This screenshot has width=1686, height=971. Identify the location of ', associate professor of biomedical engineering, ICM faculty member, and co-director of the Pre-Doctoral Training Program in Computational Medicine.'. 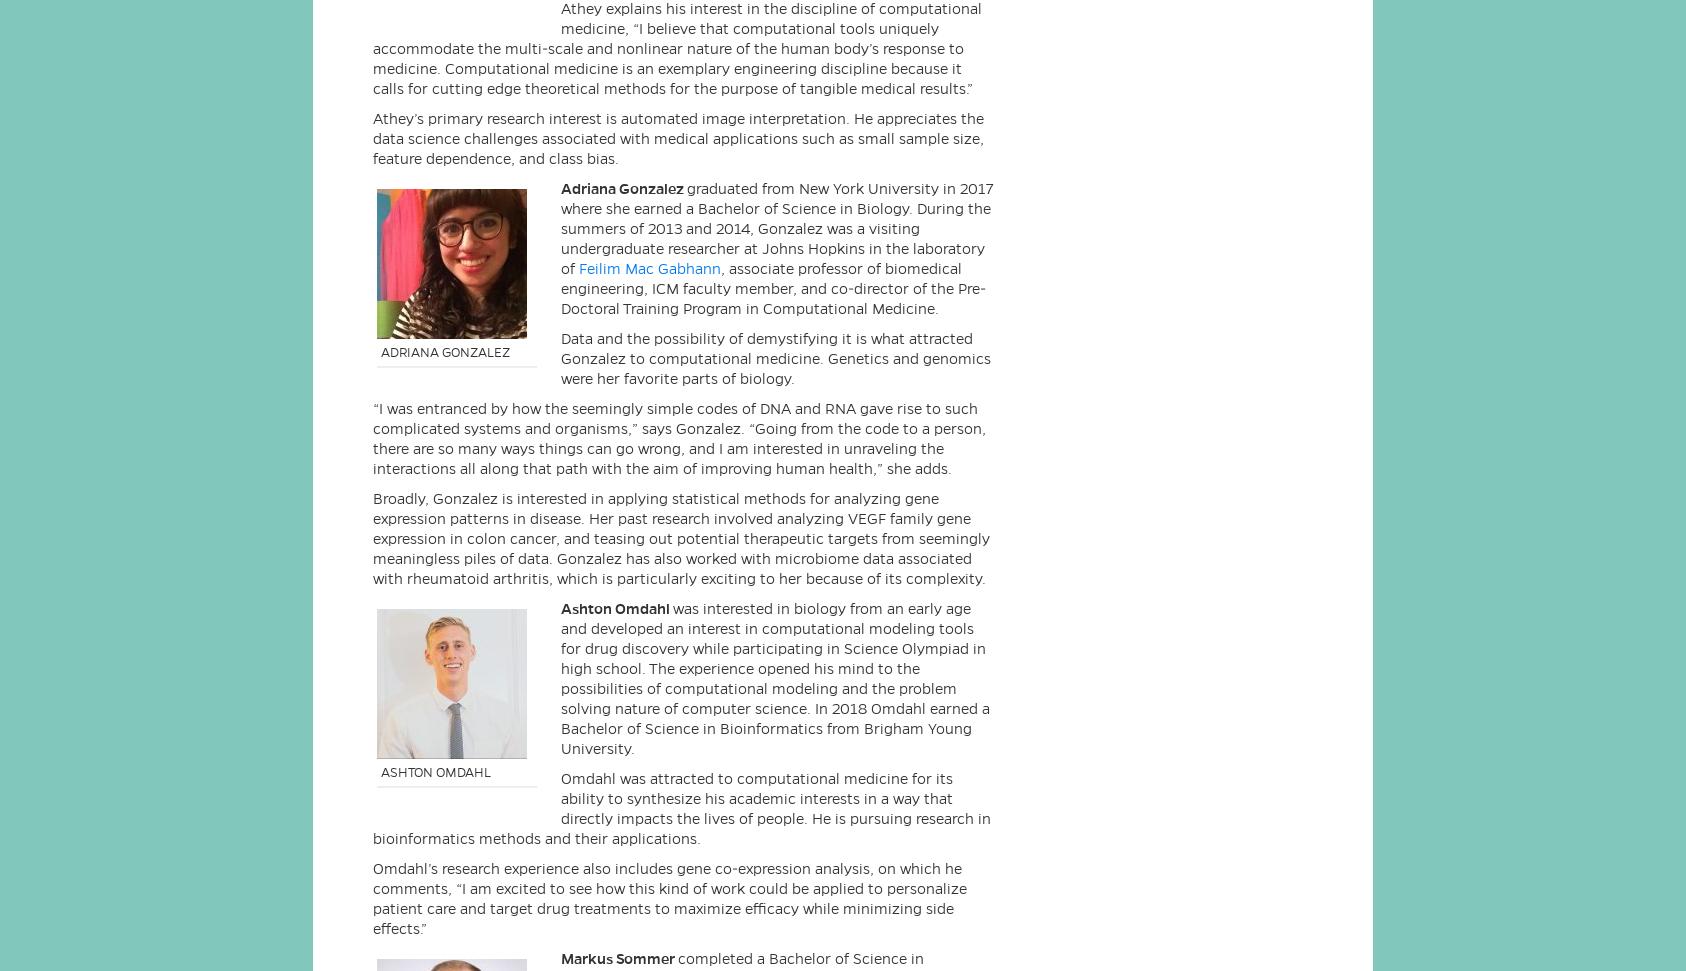
(773, 286).